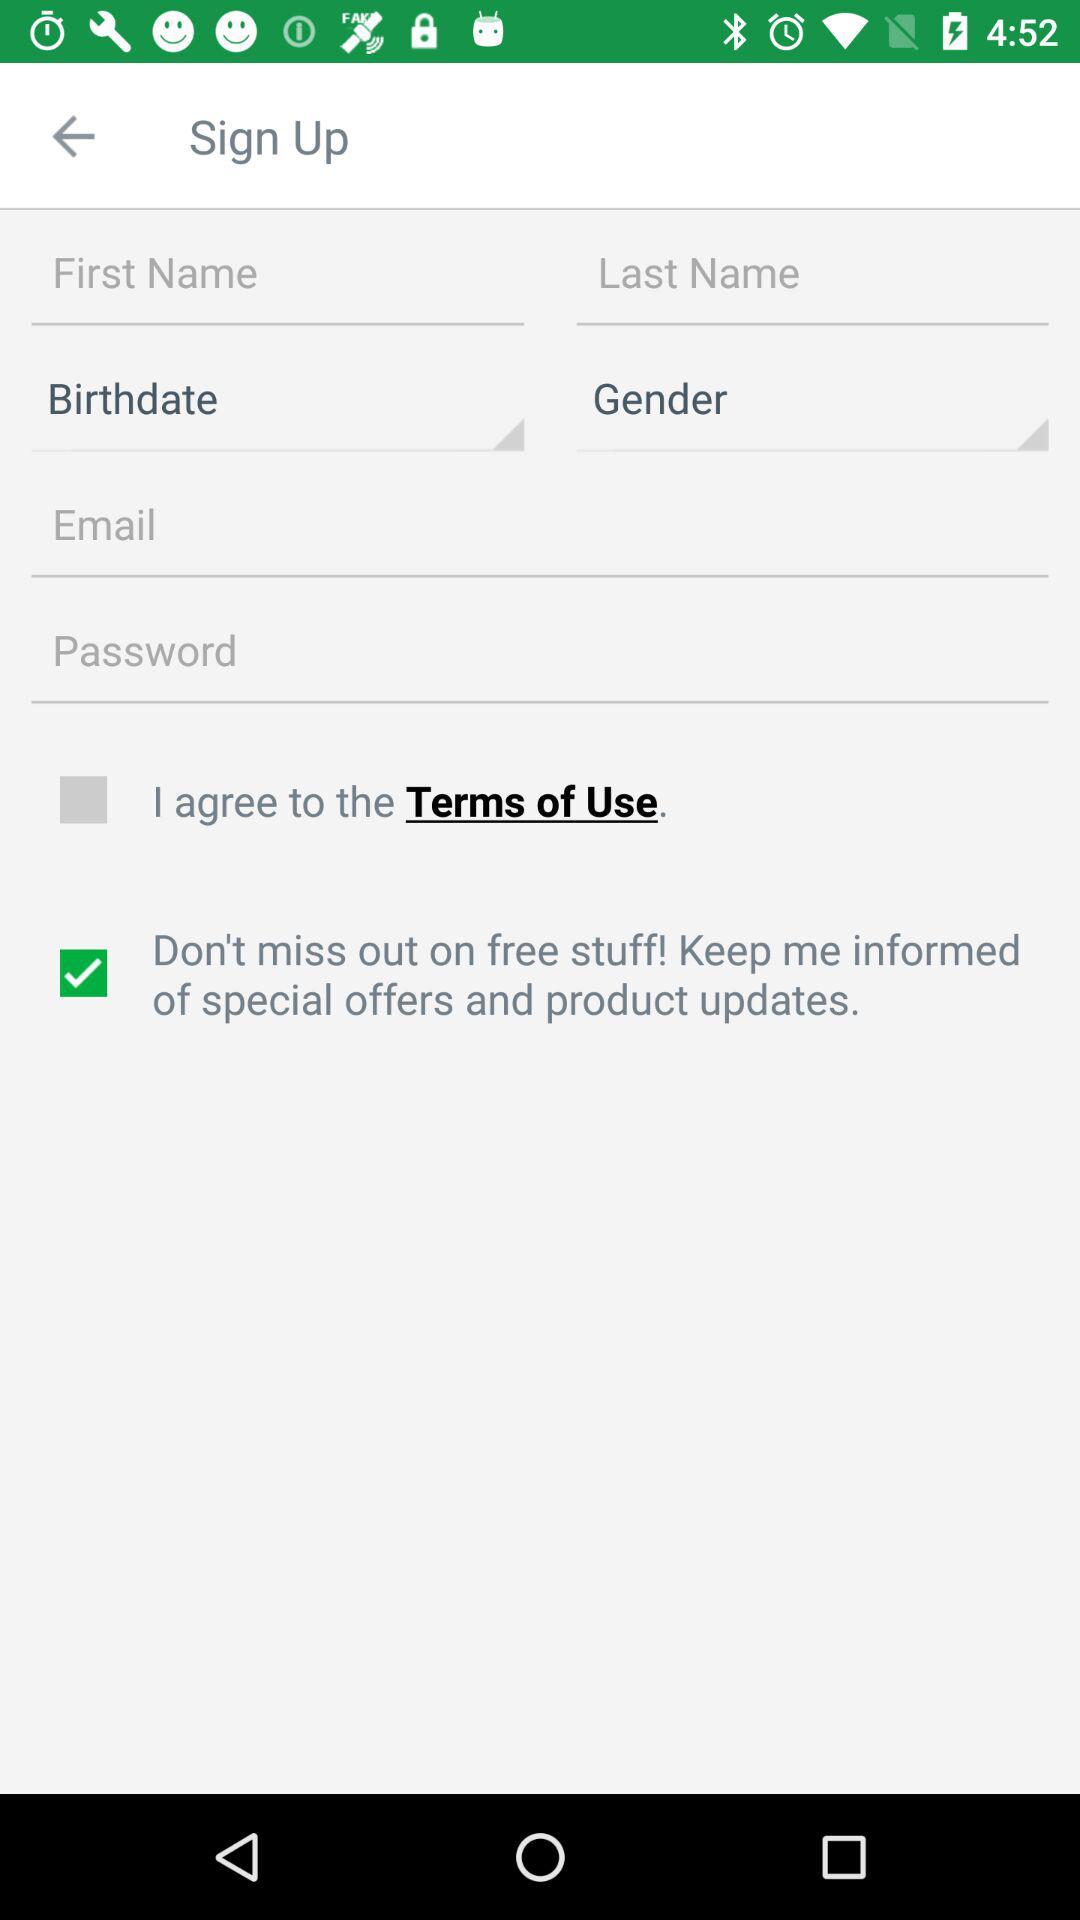 The image size is (1080, 1920). I want to click on the item above the birthdate item, so click(277, 272).